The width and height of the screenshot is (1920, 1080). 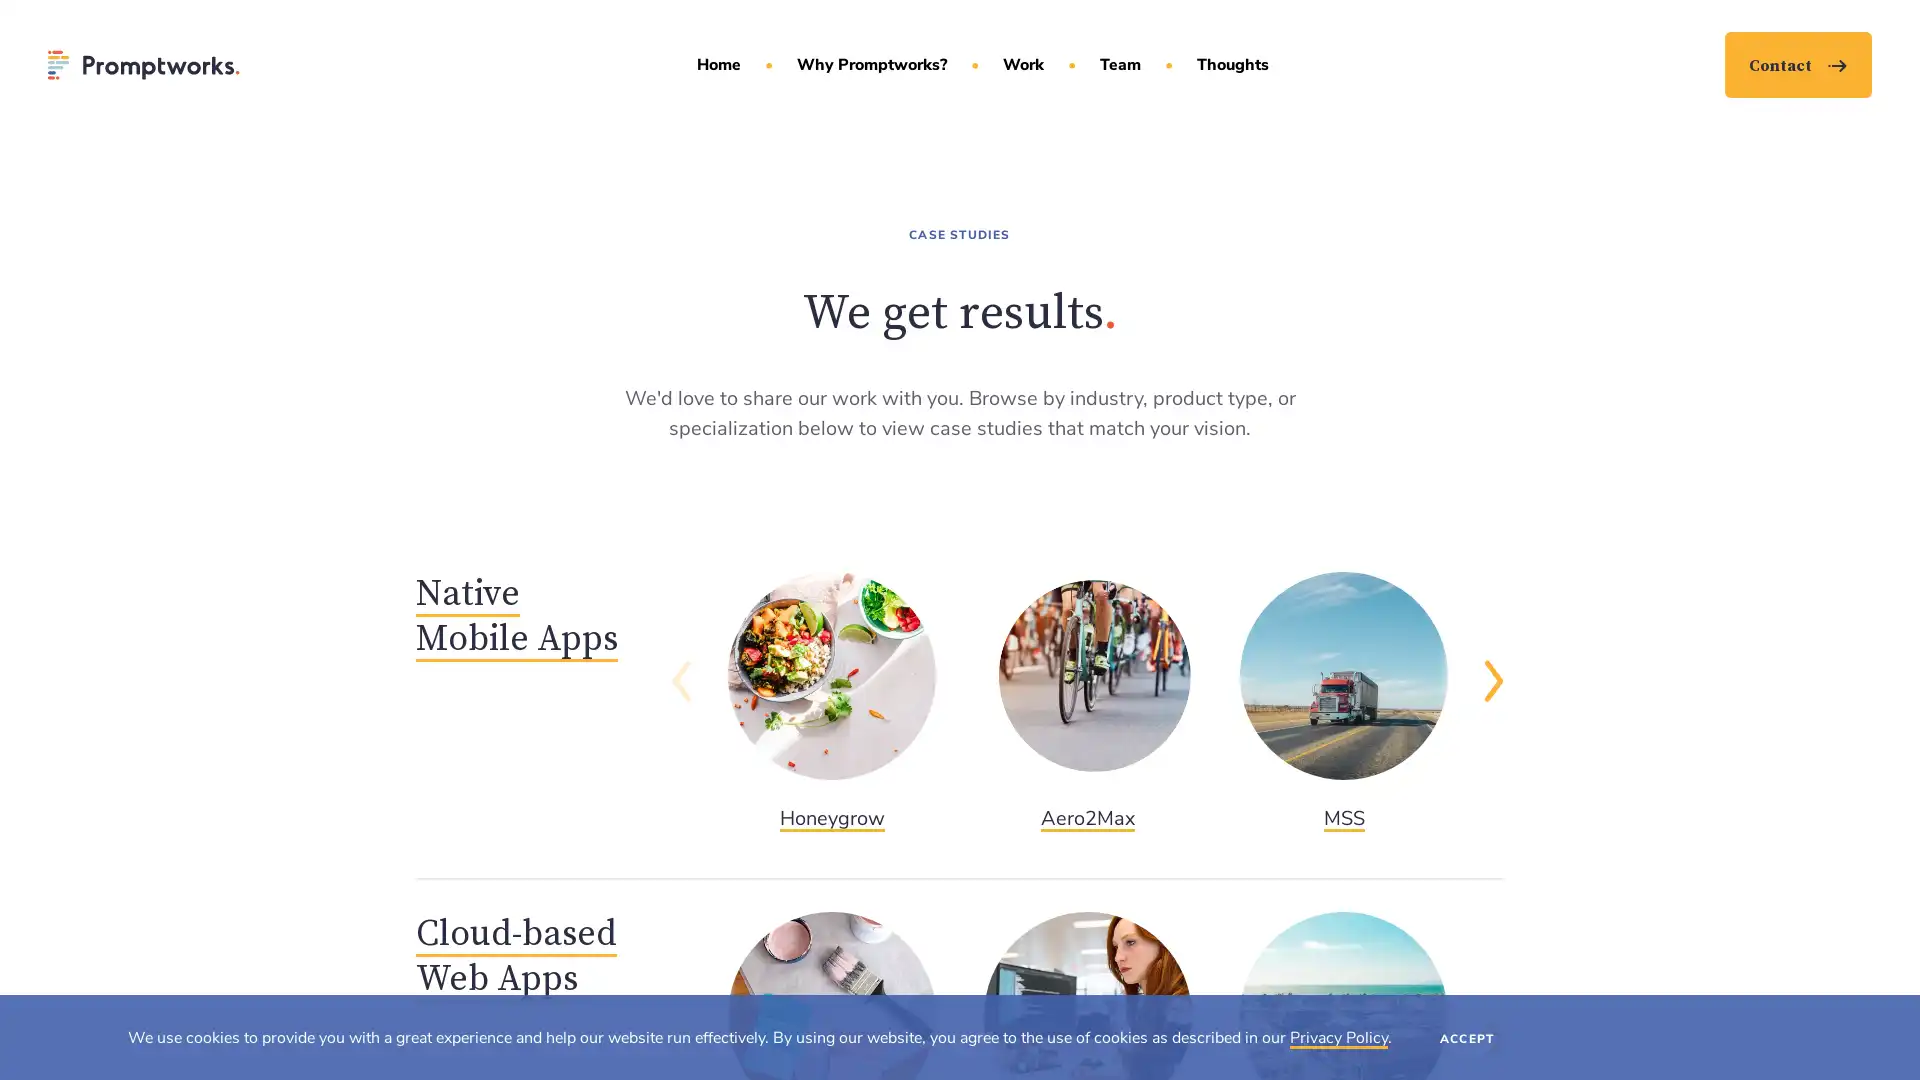 I want to click on Previous, so click(x=681, y=678).